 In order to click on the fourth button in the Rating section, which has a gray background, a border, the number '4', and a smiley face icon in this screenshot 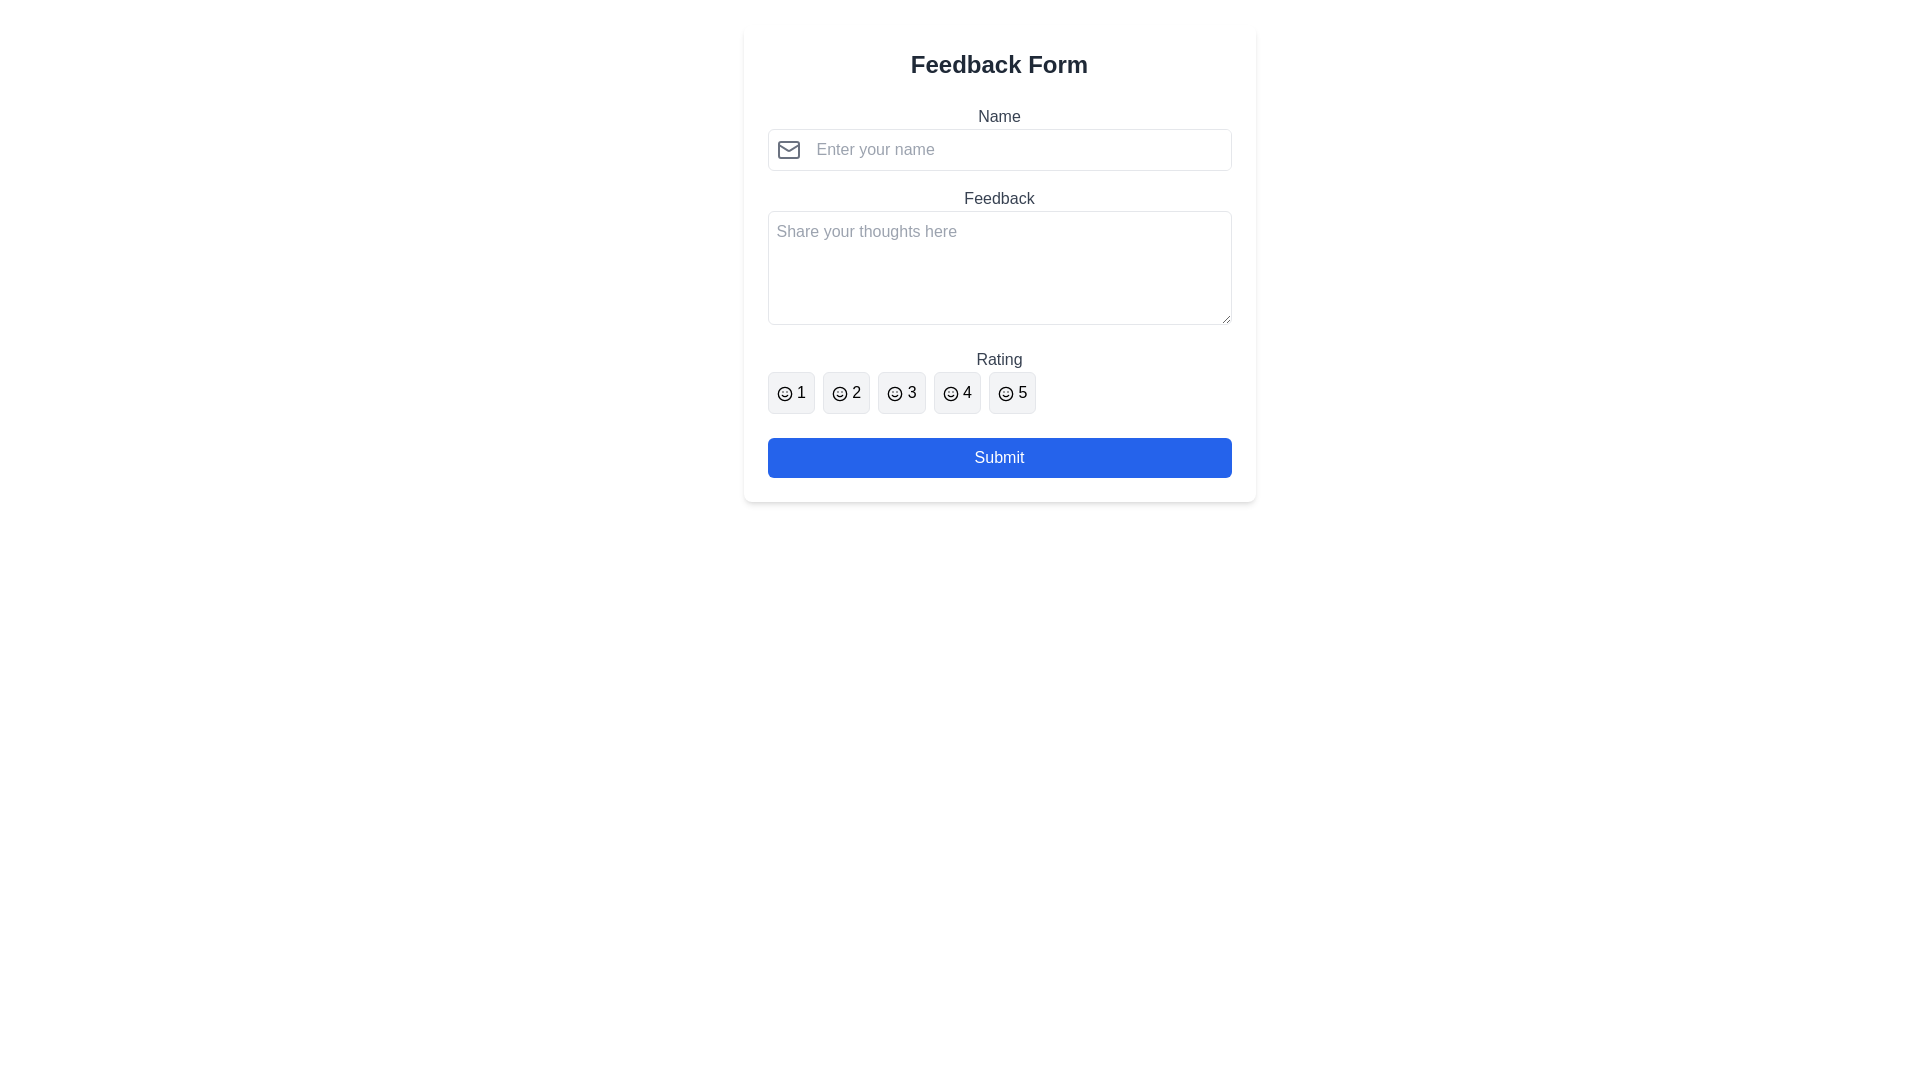, I will do `click(956, 393)`.